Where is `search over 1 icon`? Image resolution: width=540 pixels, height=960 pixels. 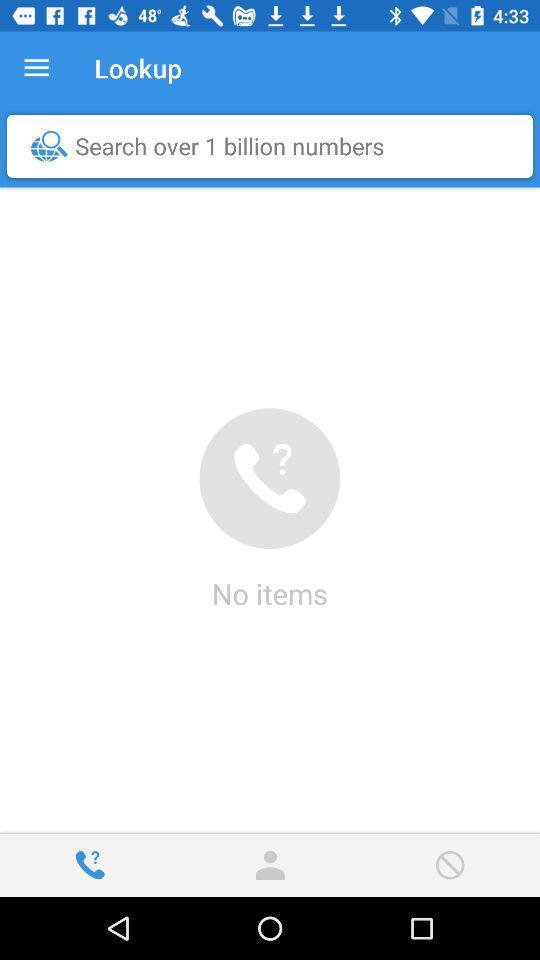 search over 1 icon is located at coordinates (274, 145).